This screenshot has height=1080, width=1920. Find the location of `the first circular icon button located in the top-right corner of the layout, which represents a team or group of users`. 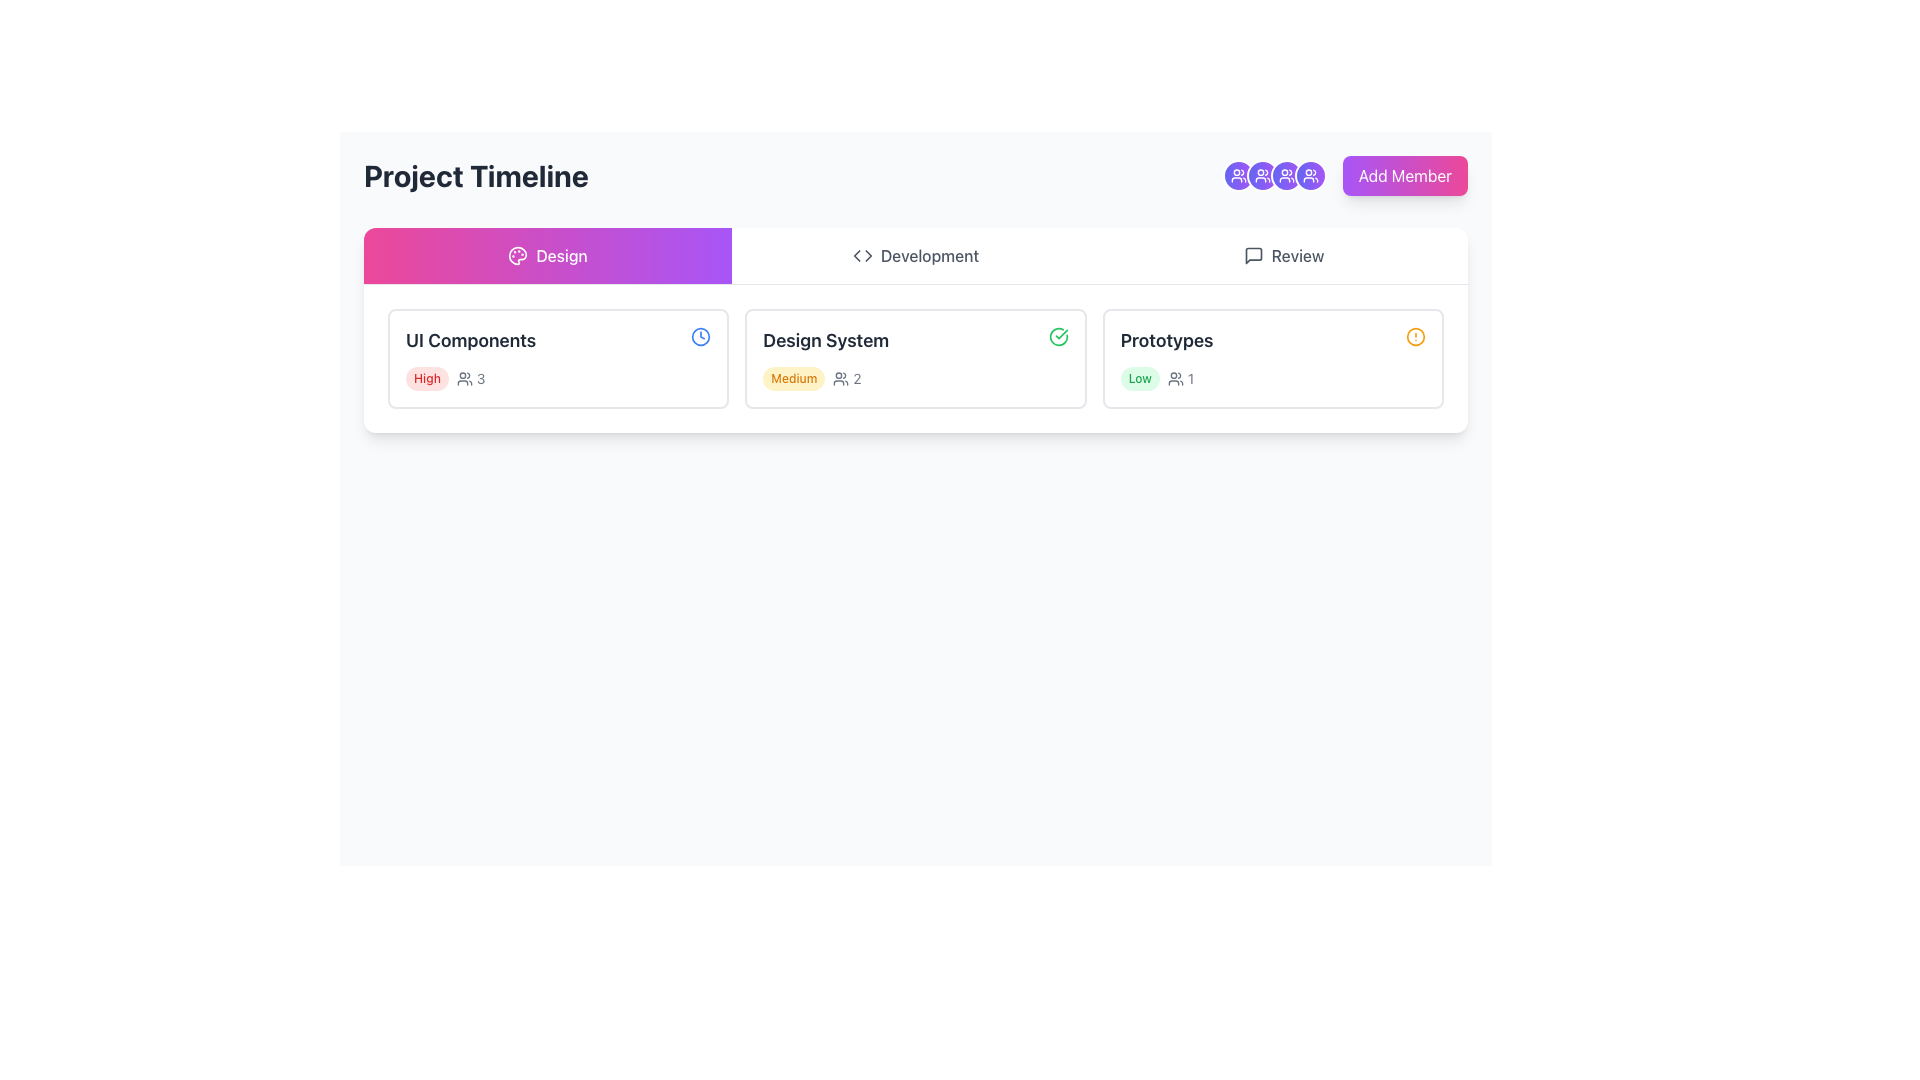

the first circular icon button located in the top-right corner of the layout, which represents a team or group of users is located at coordinates (1237, 175).